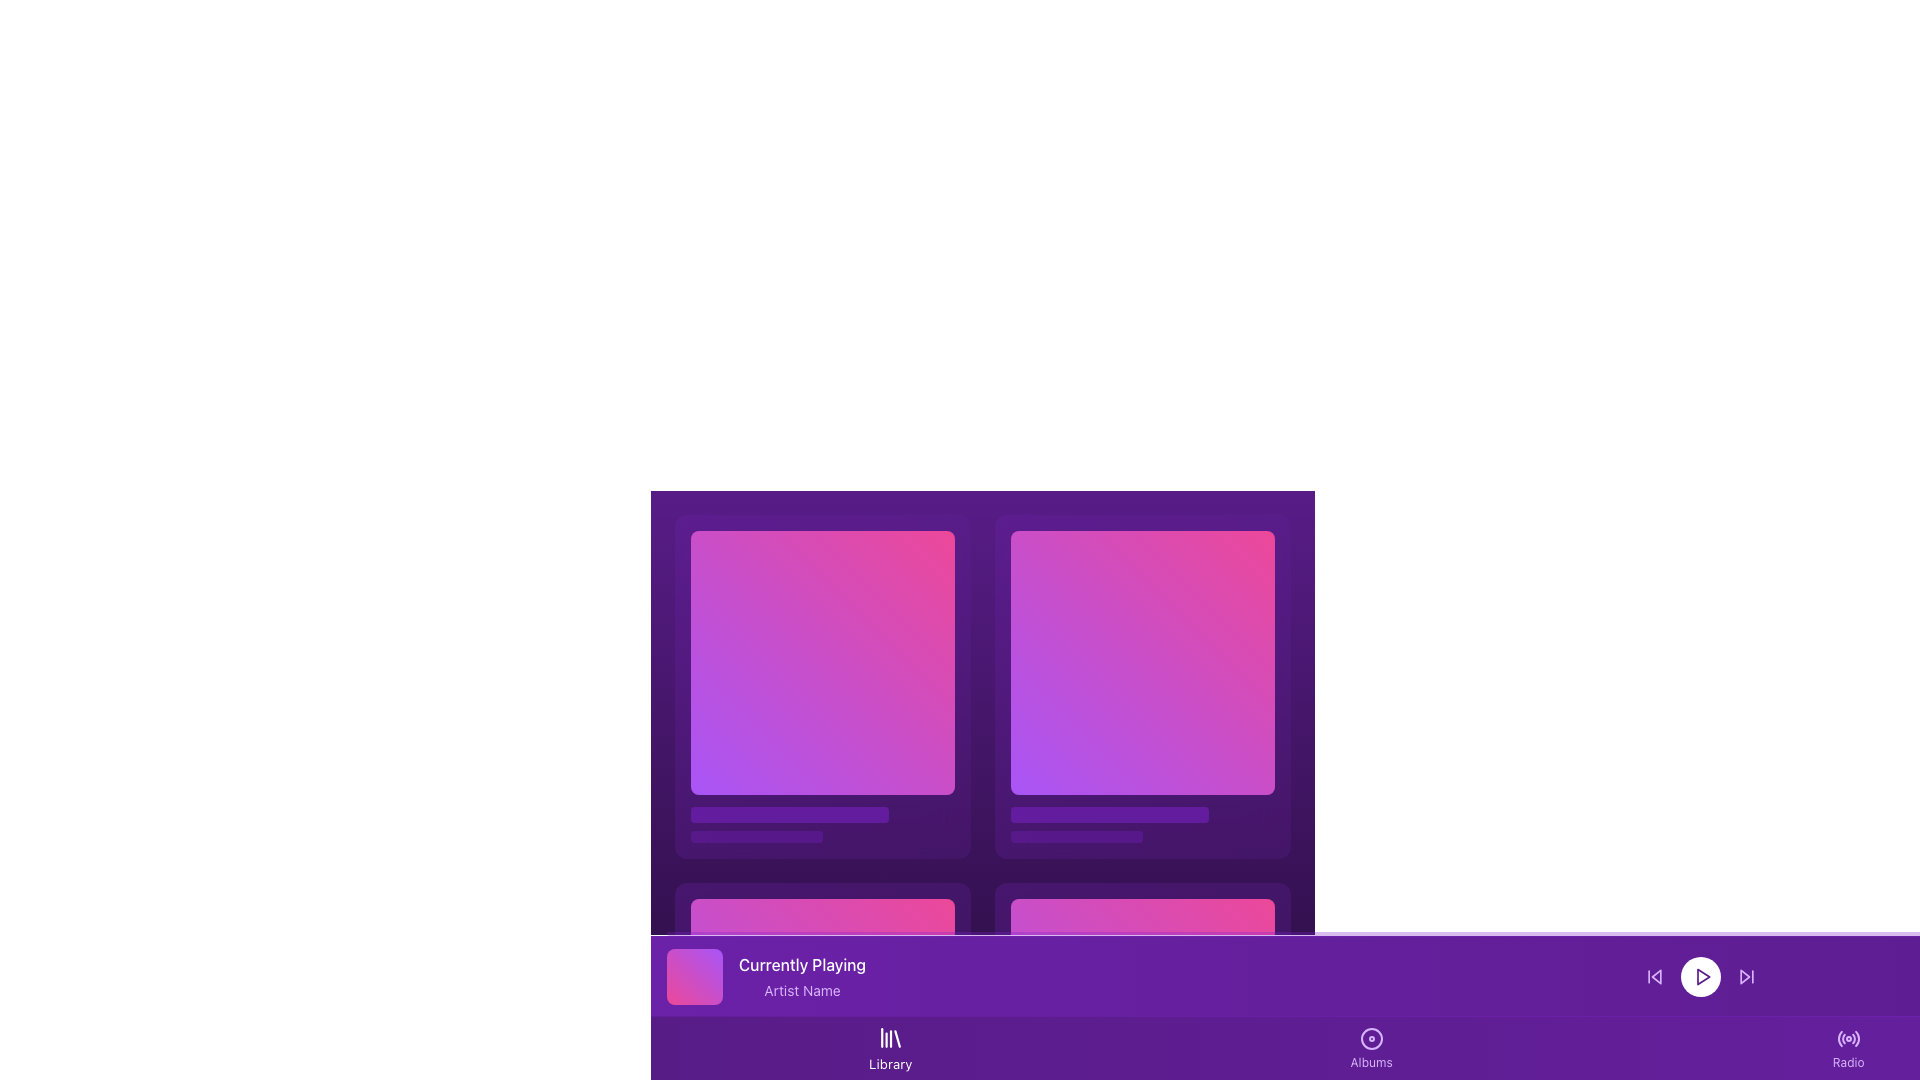 This screenshot has height=1080, width=1920. What do you see at coordinates (1370, 1061) in the screenshot?
I see `text label indicating the 'Albums' section in the bottom navigation bar, which is centered below the disc icon` at bounding box center [1370, 1061].